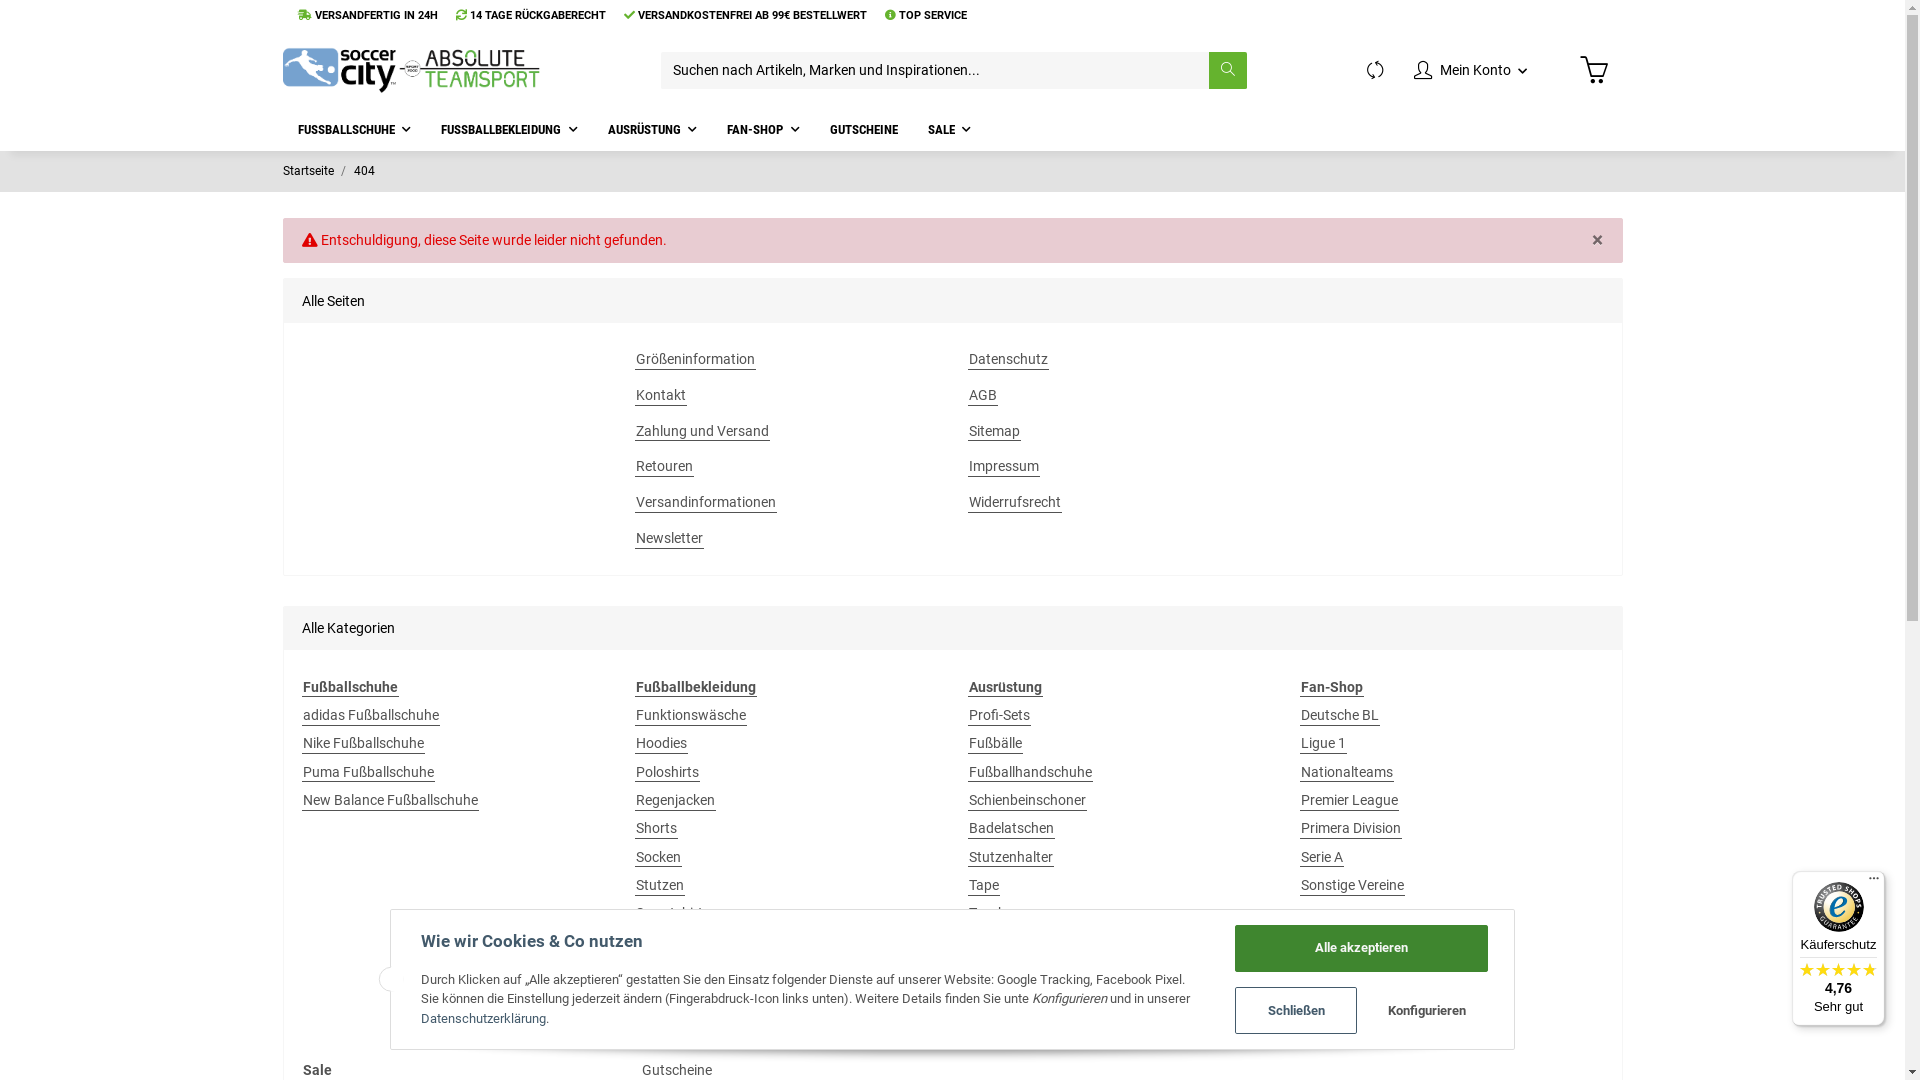 The width and height of the screenshot is (1920, 1080). I want to click on 'Ligue 1', so click(1323, 743).